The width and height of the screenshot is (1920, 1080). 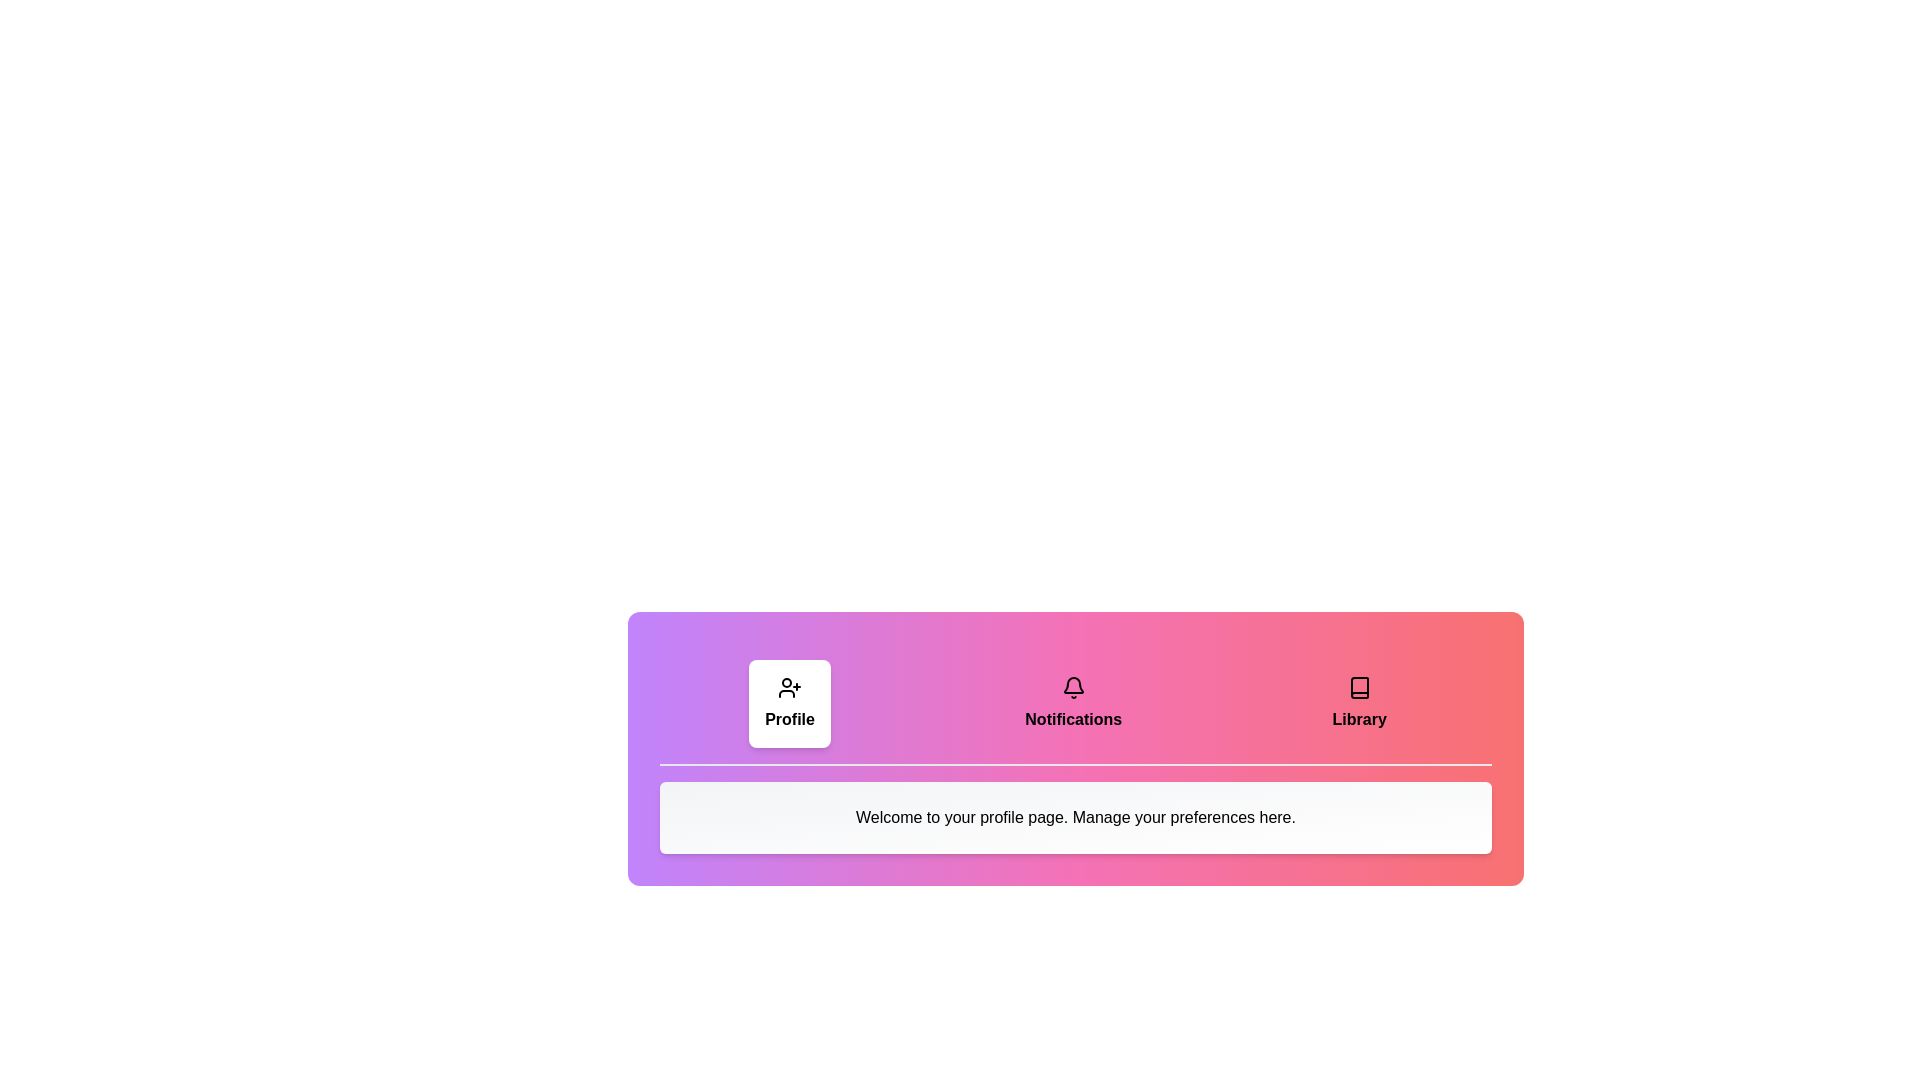 What do you see at coordinates (789, 703) in the screenshot?
I see `the tab named Profile by clicking on its button` at bounding box center [789, 703].